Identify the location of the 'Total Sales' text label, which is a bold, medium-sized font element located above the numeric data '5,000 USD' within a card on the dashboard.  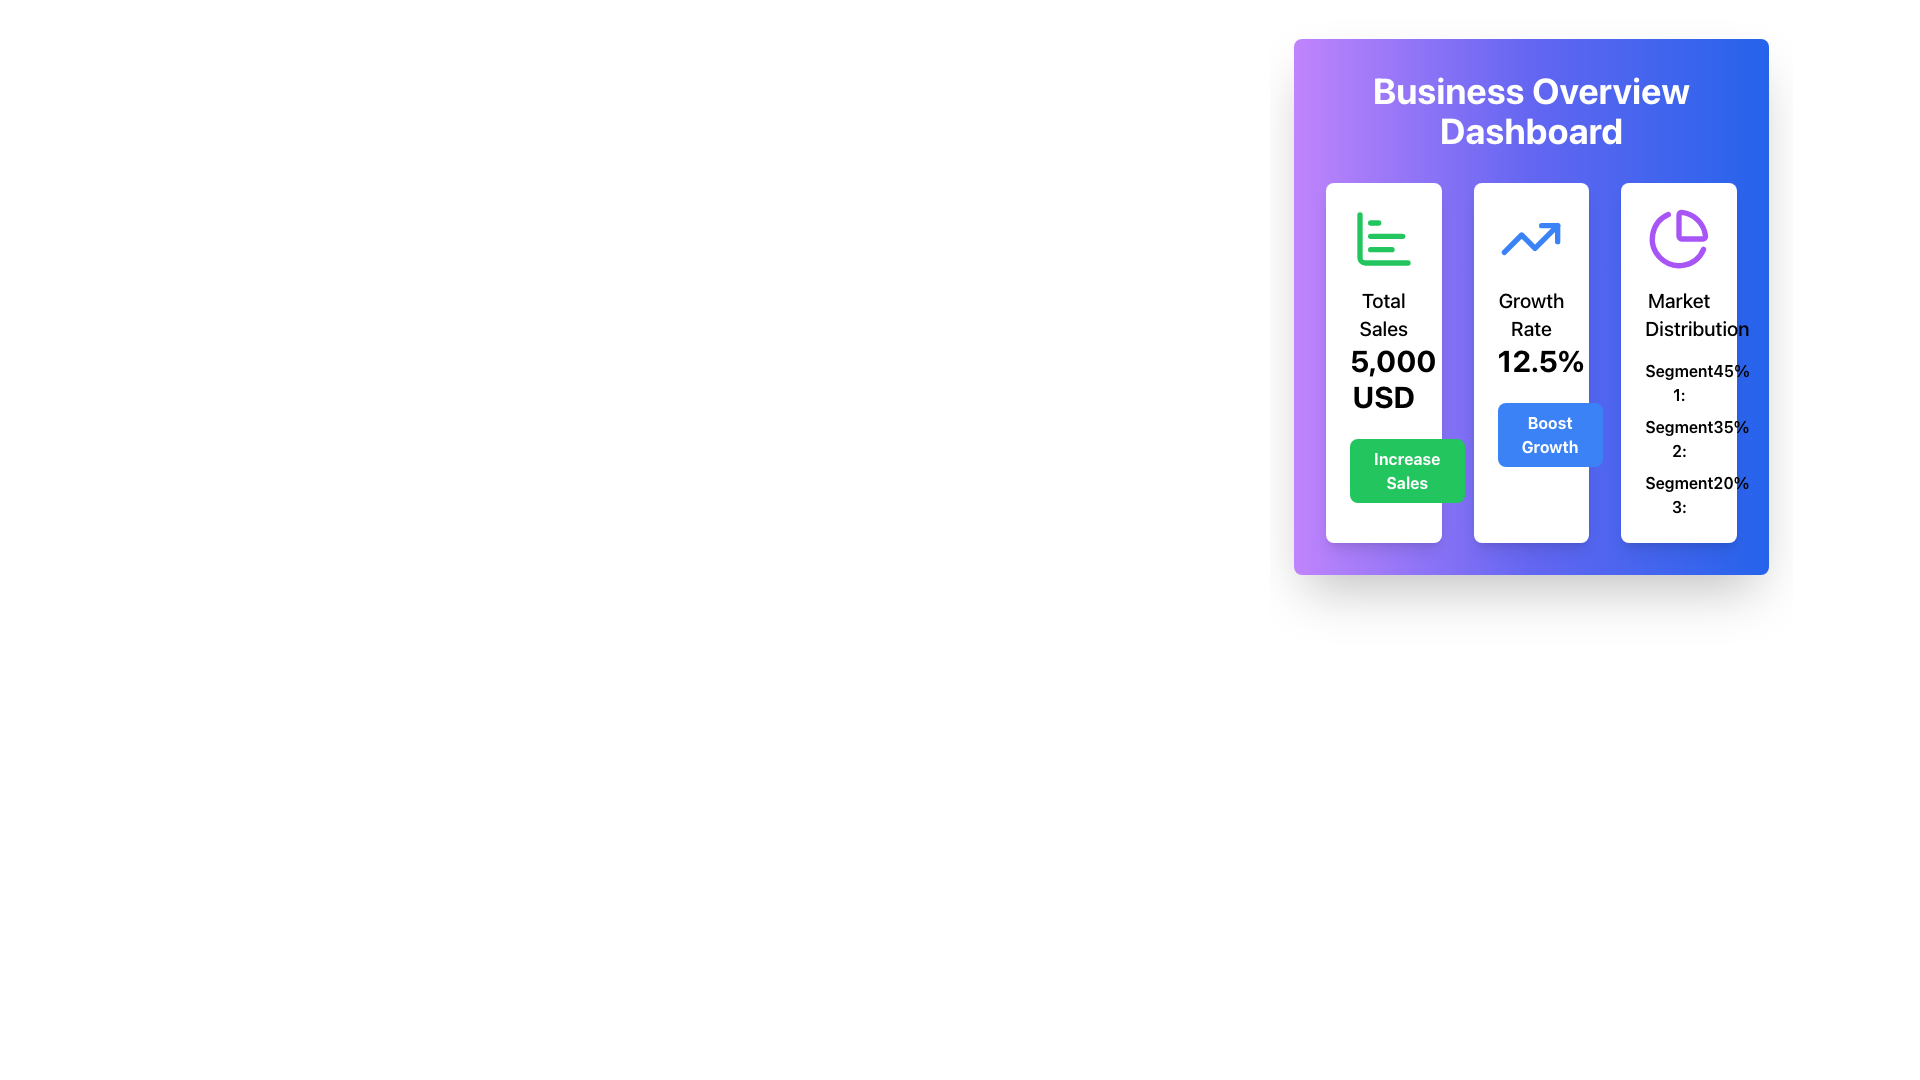
(1382, 315).